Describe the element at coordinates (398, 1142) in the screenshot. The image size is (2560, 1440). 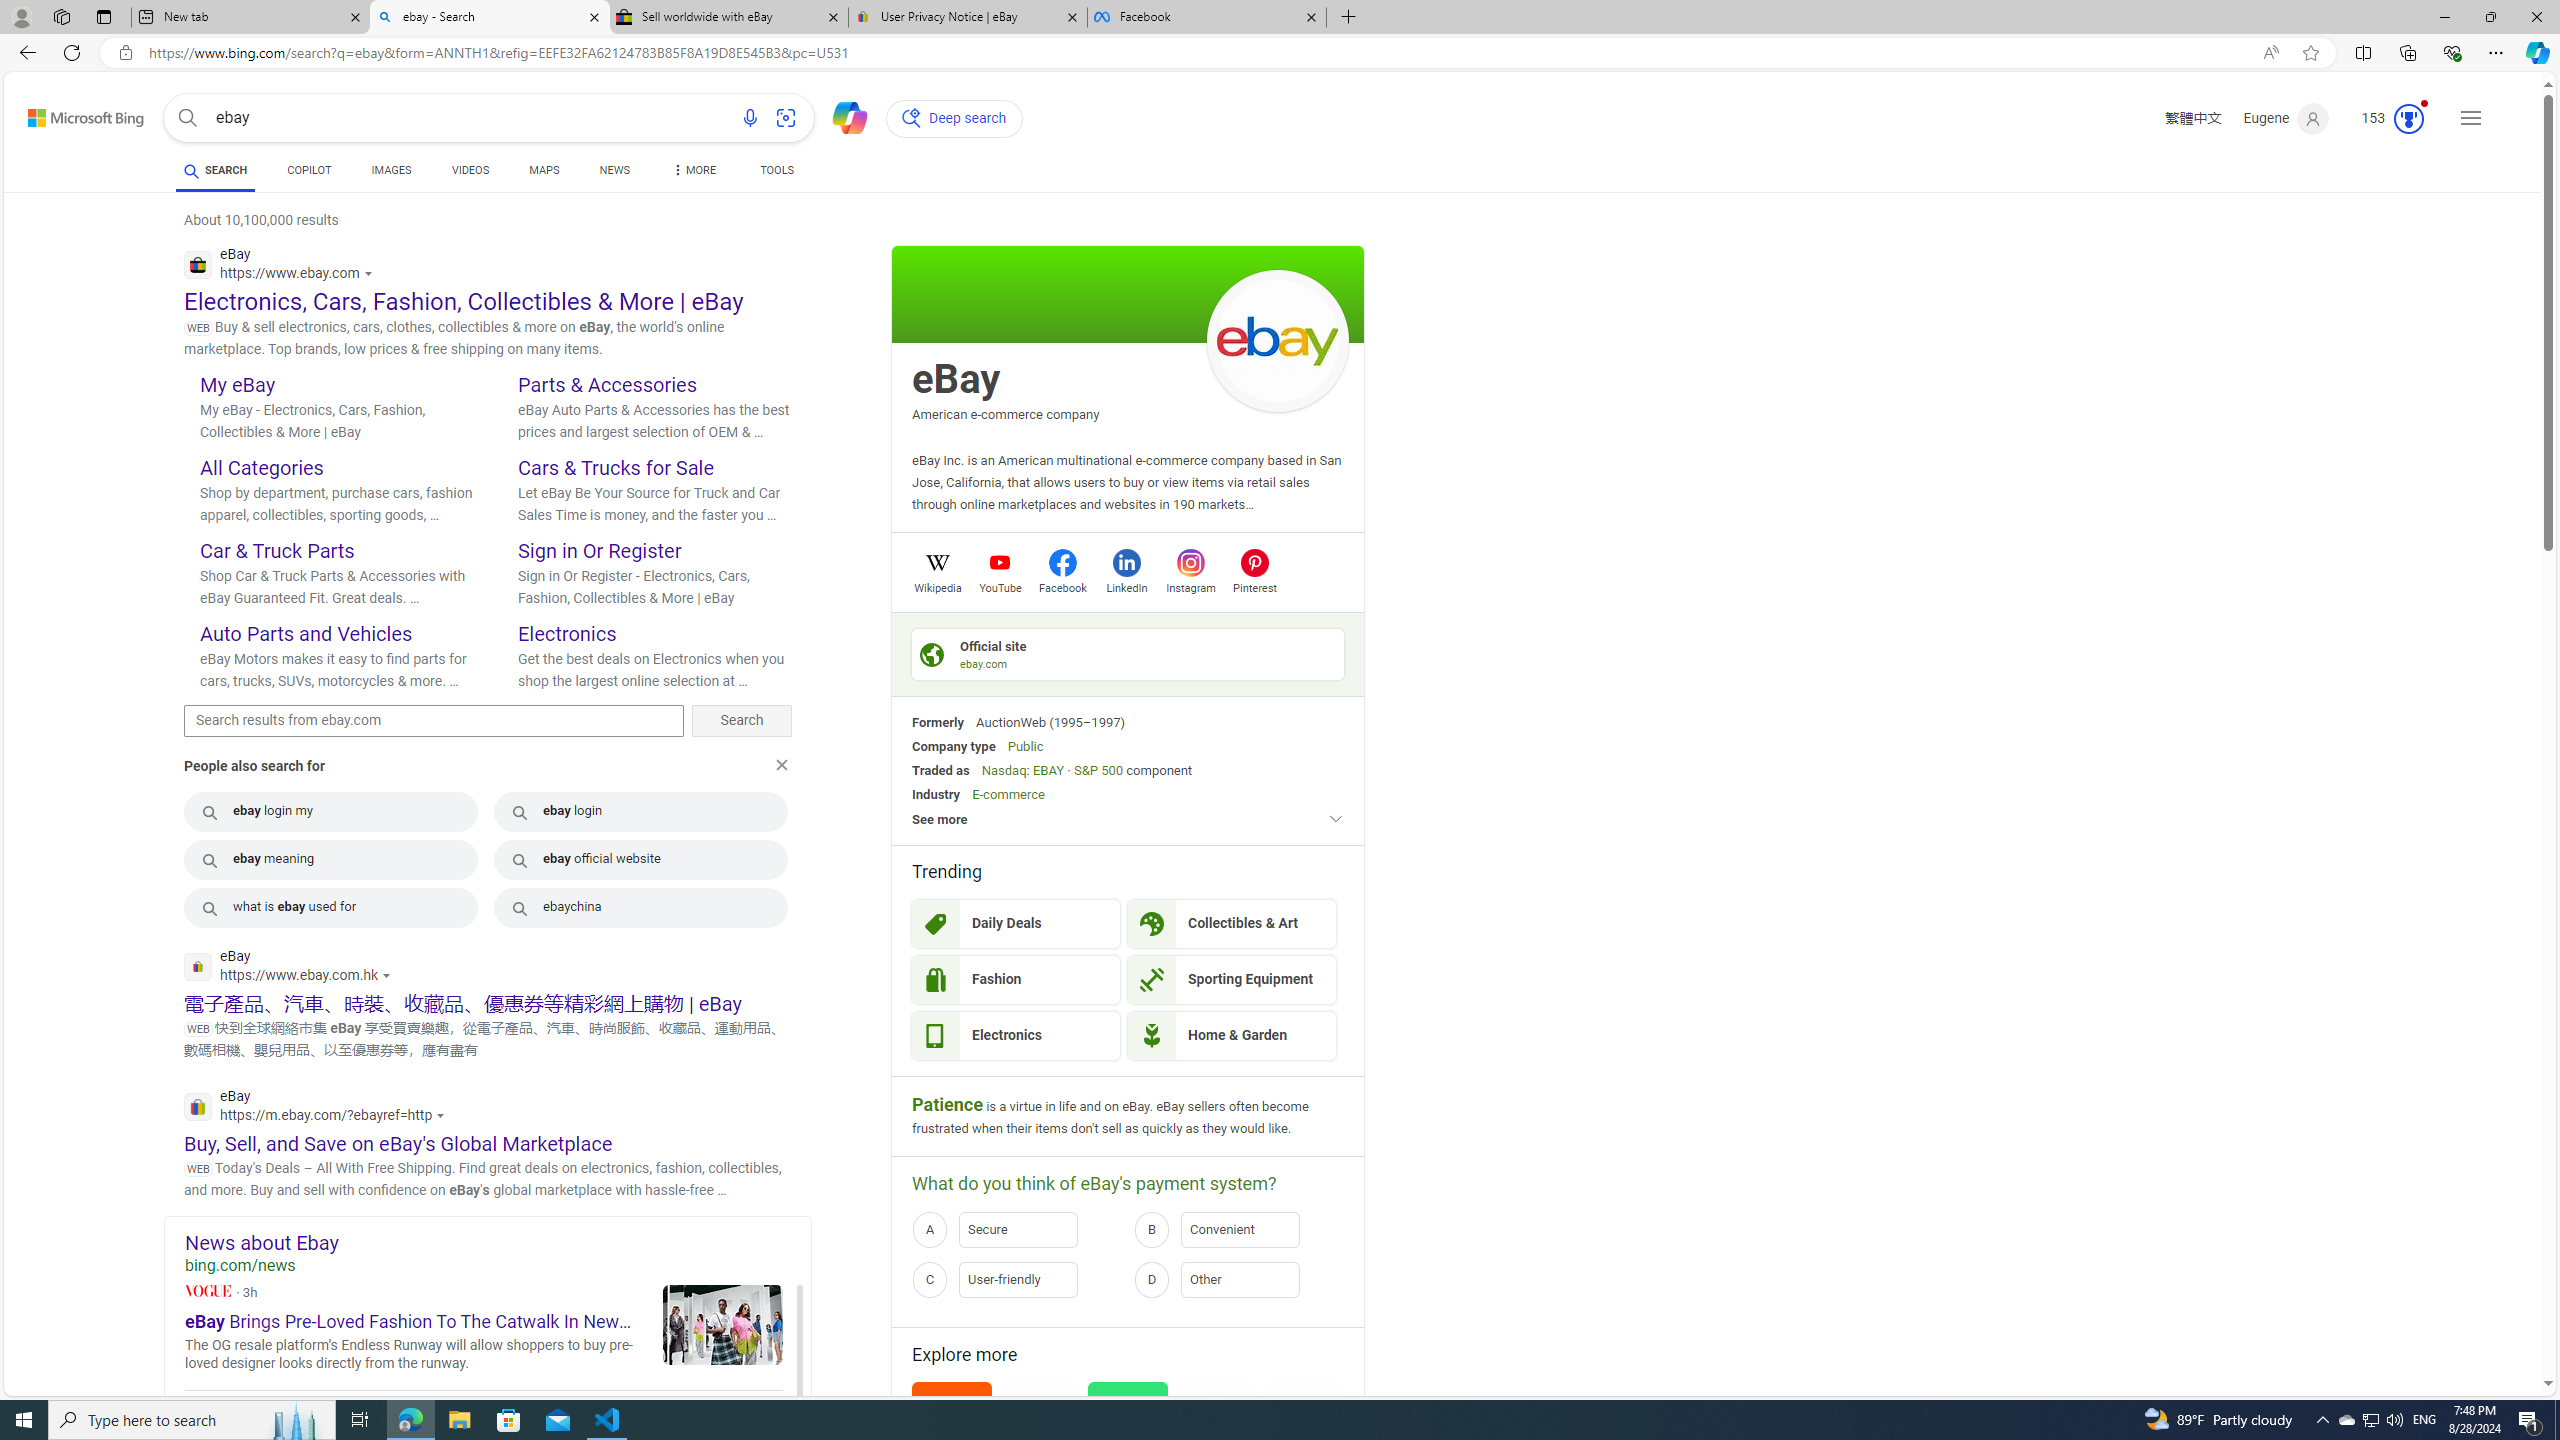
I see `'Buy, Sell, and Save on eBay'` at that location.